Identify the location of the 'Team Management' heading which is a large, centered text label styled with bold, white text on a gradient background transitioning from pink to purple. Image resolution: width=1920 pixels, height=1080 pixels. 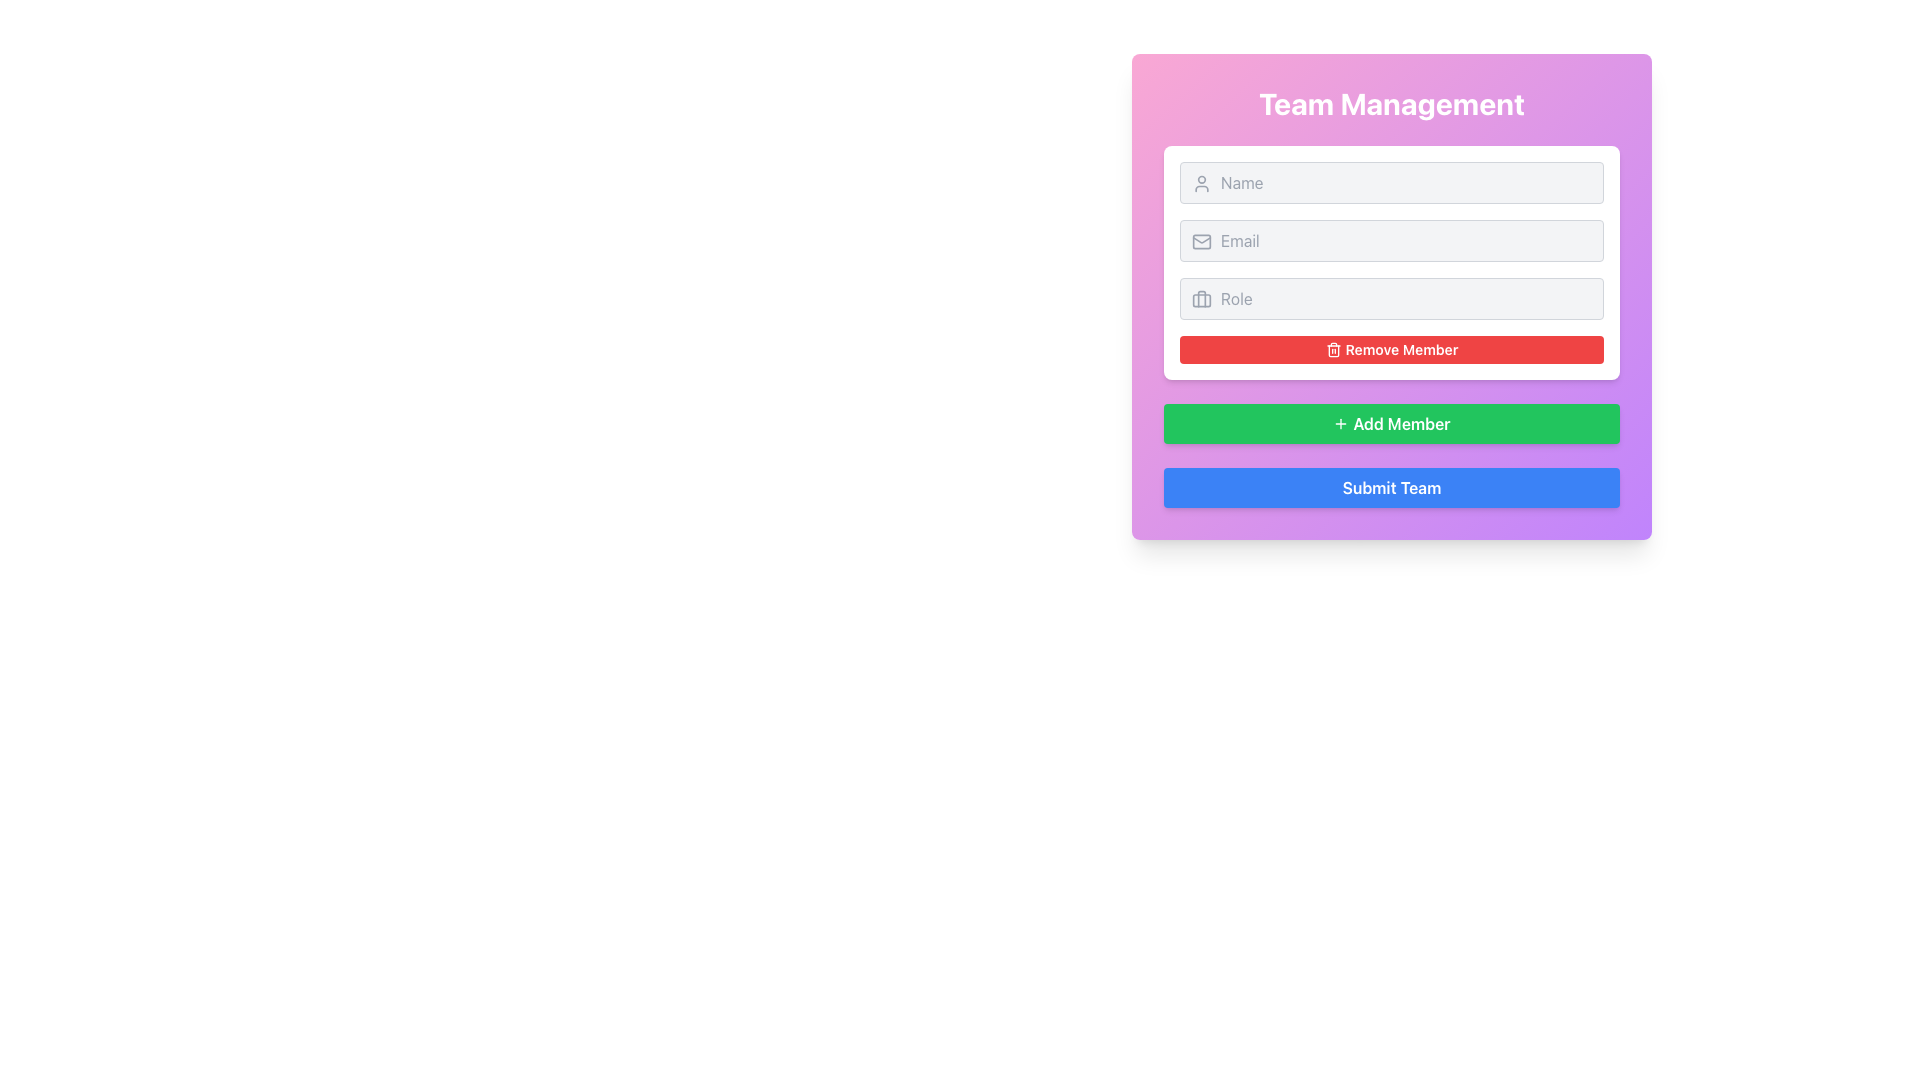
(1391, 104).